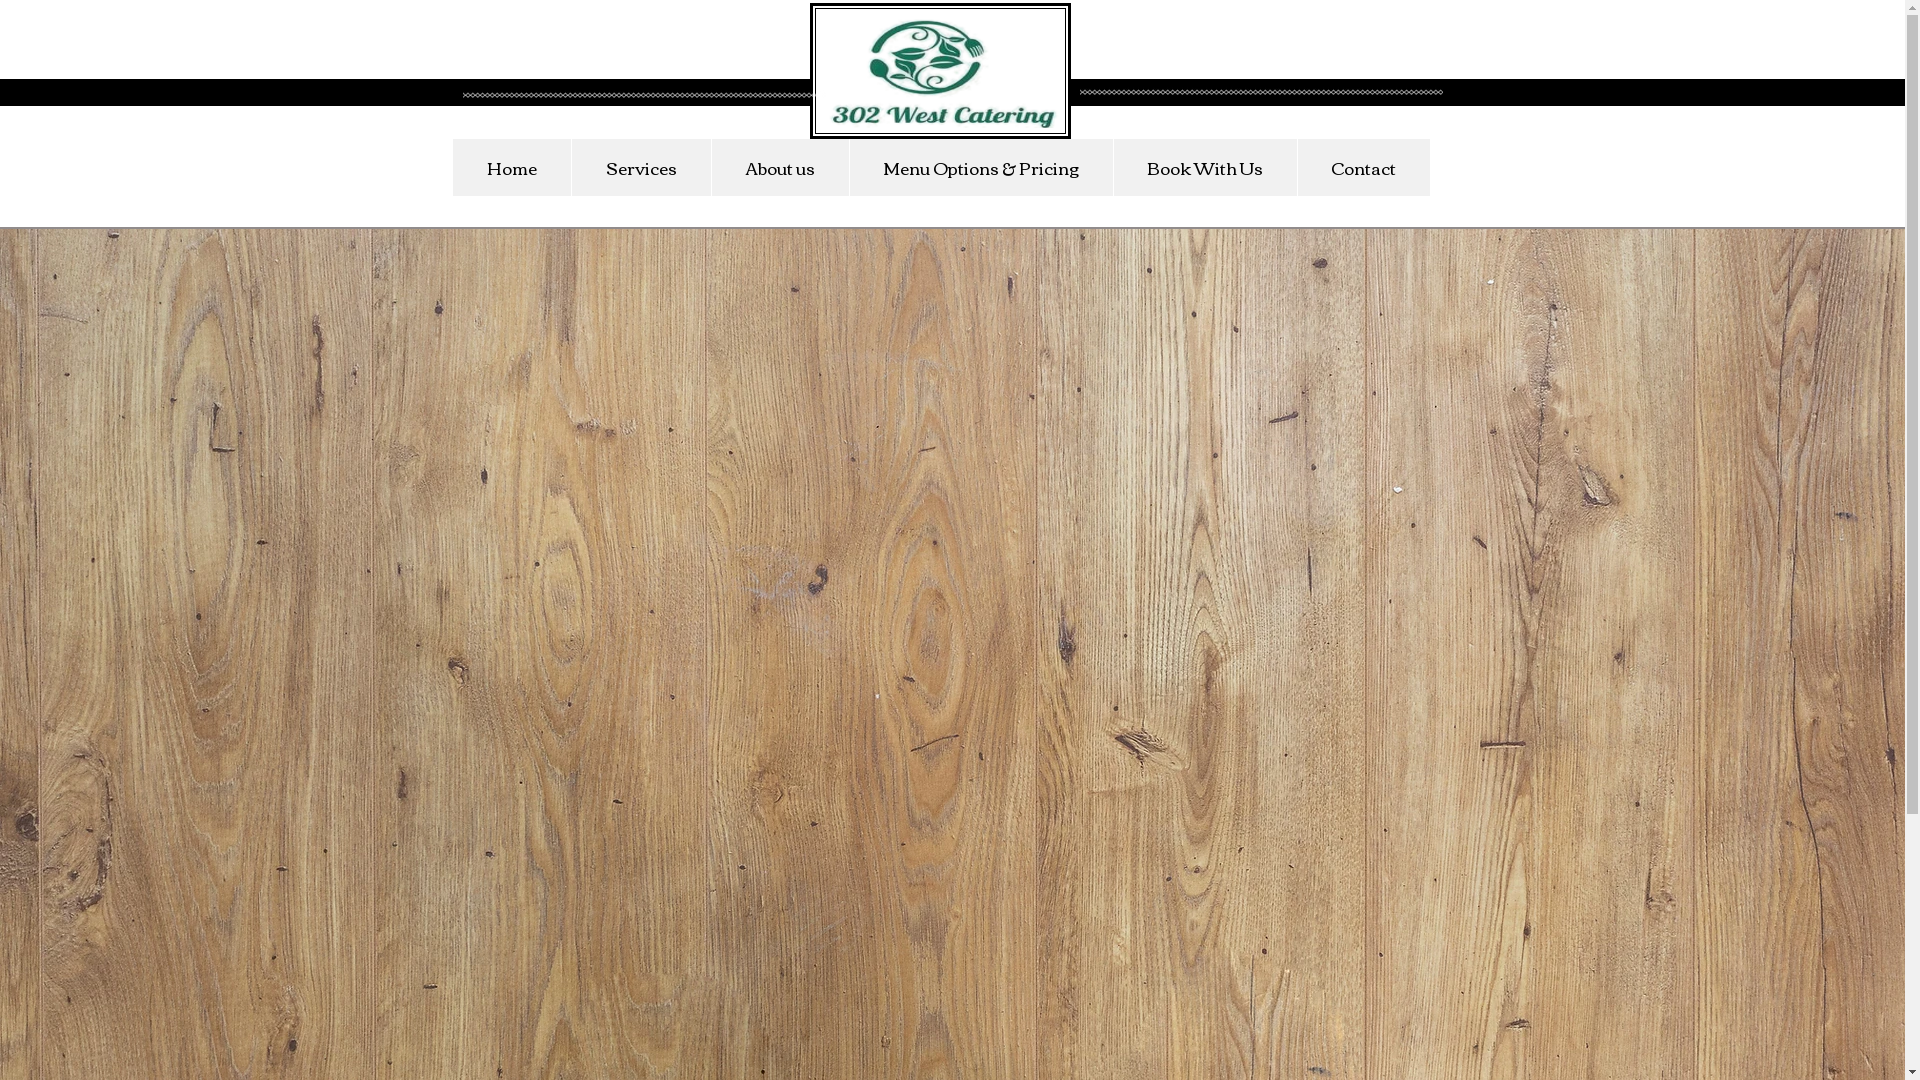 The image size is (1920, 1080). What do you see at coordinates (1203, 166) in the screenshot?
I see `'Book With Us'` at bounding box center [1203, 166].